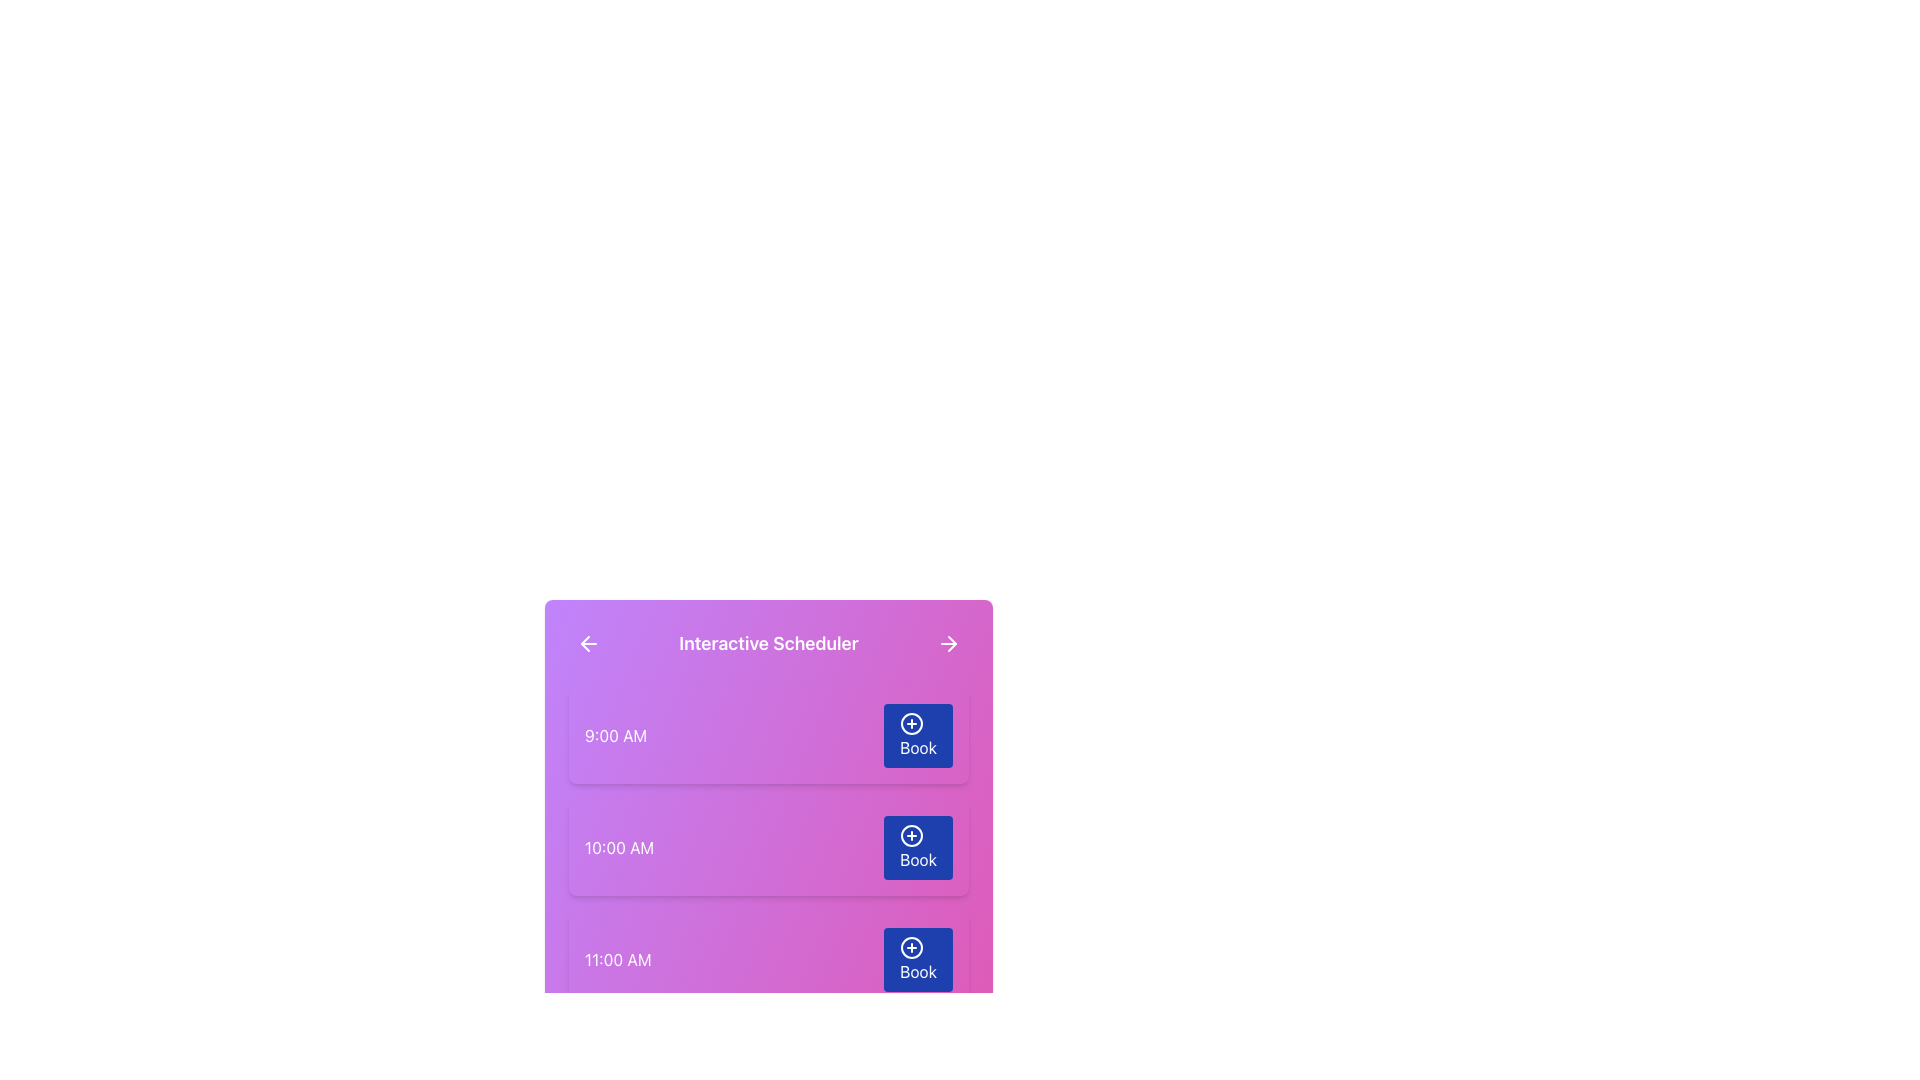 The image size is (1920, 1080). I want to click on the 'Book' button located on the far right of the second row in the time slot list to book the 10:00 AM appointment, so click(917, 848).